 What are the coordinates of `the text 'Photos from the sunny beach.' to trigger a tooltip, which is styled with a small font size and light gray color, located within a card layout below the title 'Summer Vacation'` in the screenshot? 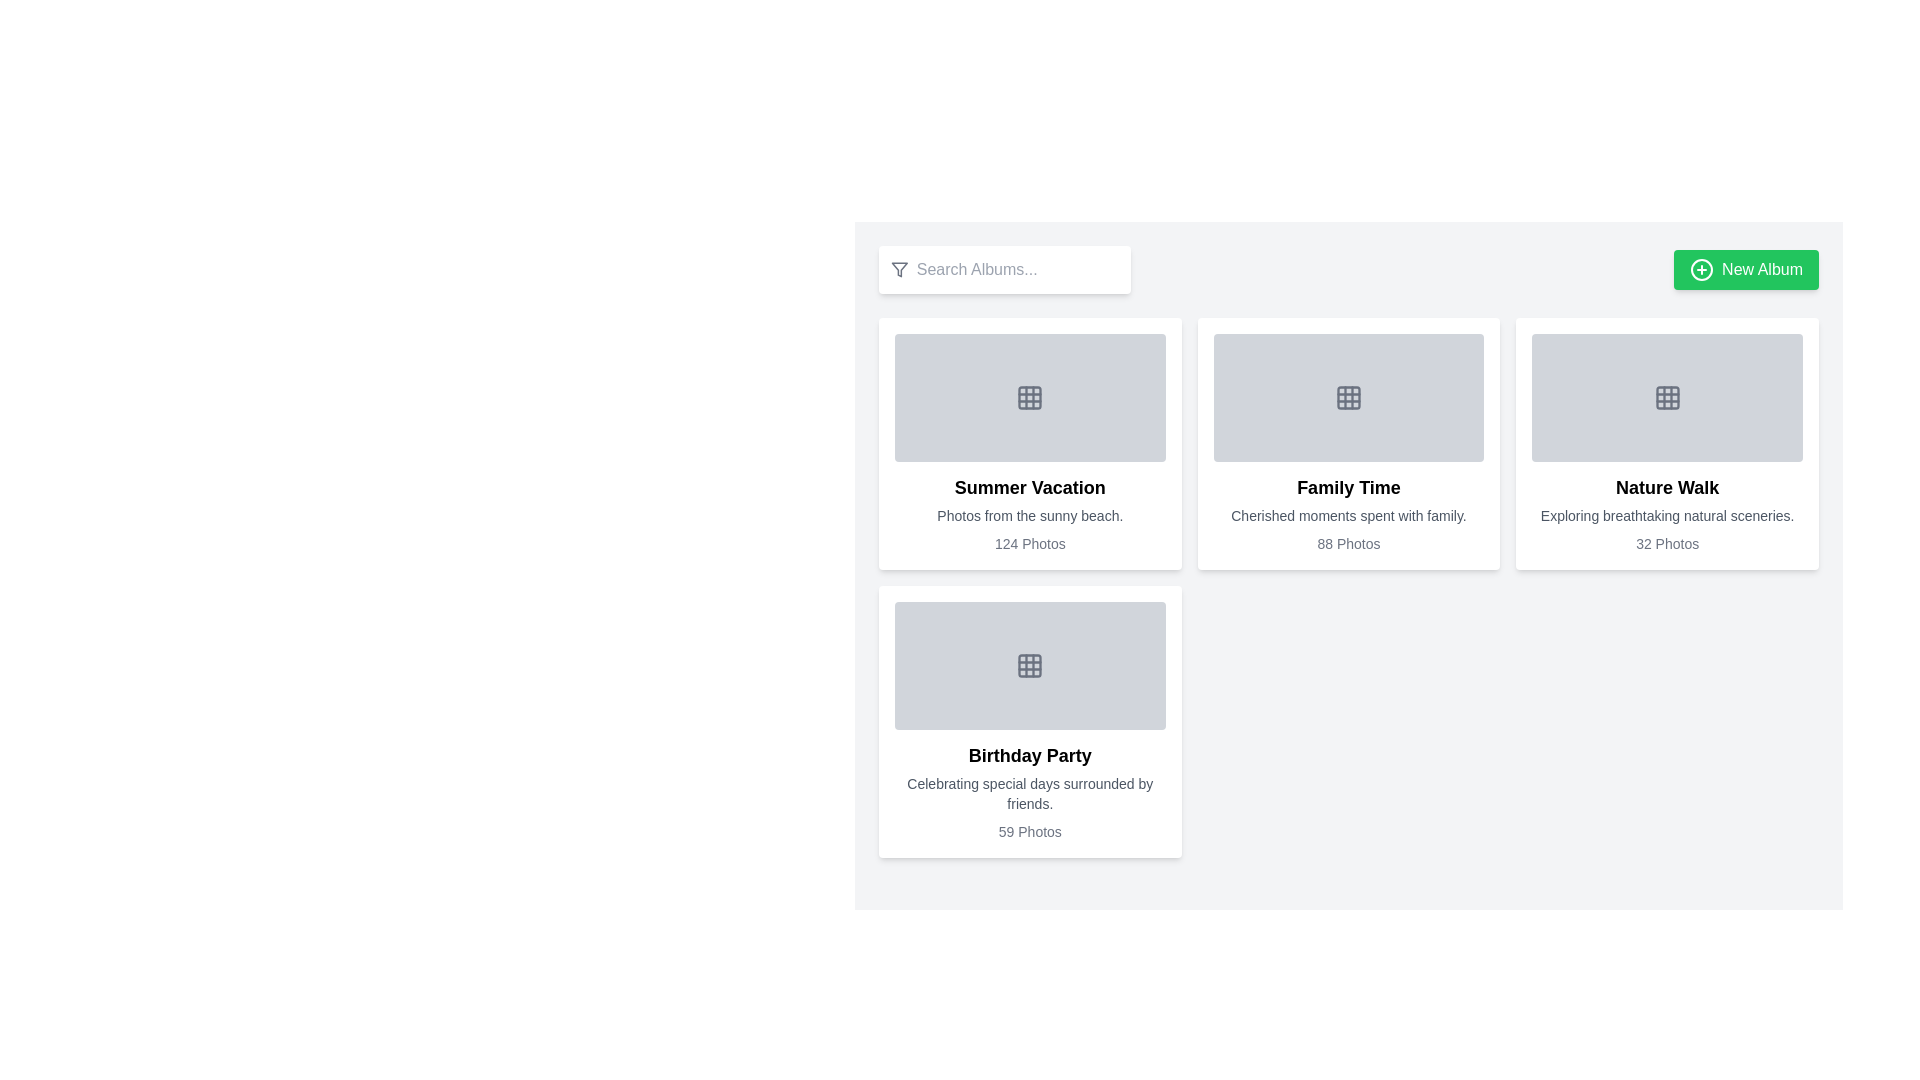 It's located at (1030, 515).